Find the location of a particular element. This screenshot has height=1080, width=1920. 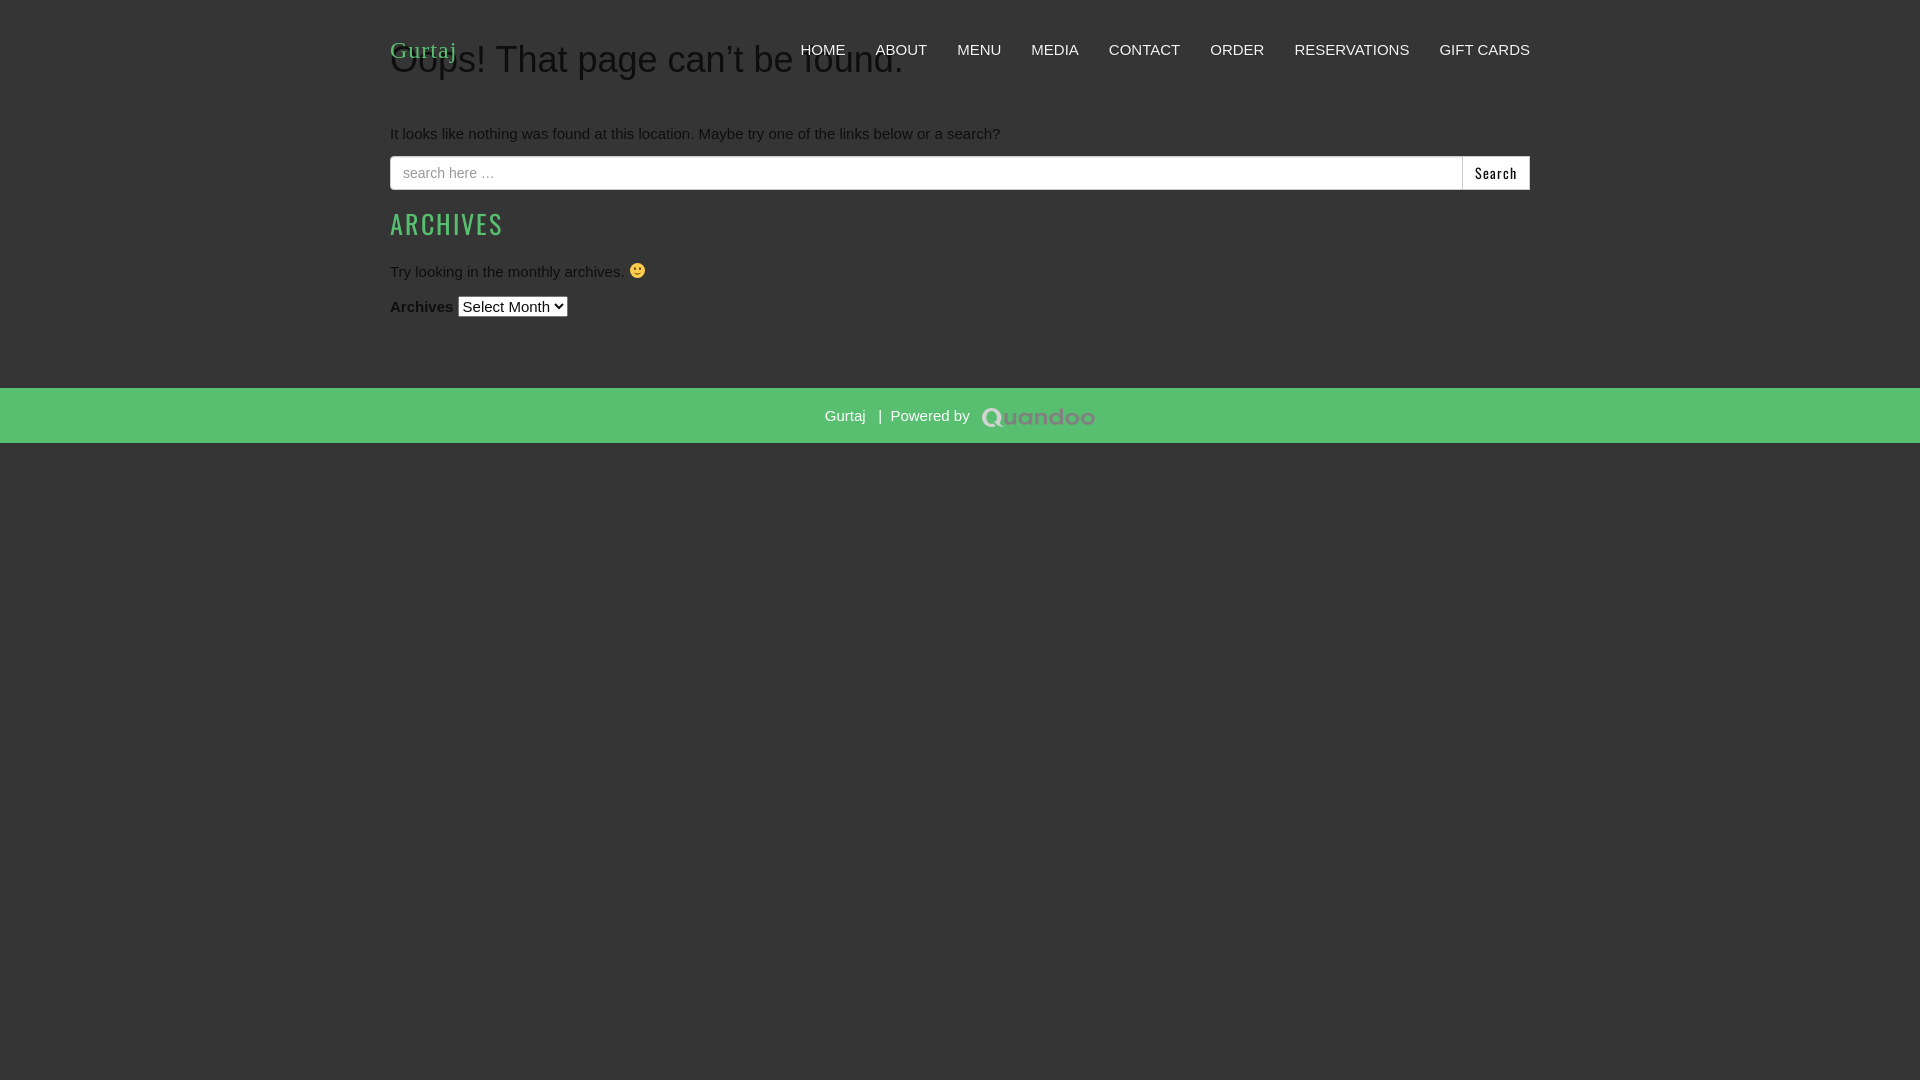

'ORDER' is located at coordinates (1236, 49).